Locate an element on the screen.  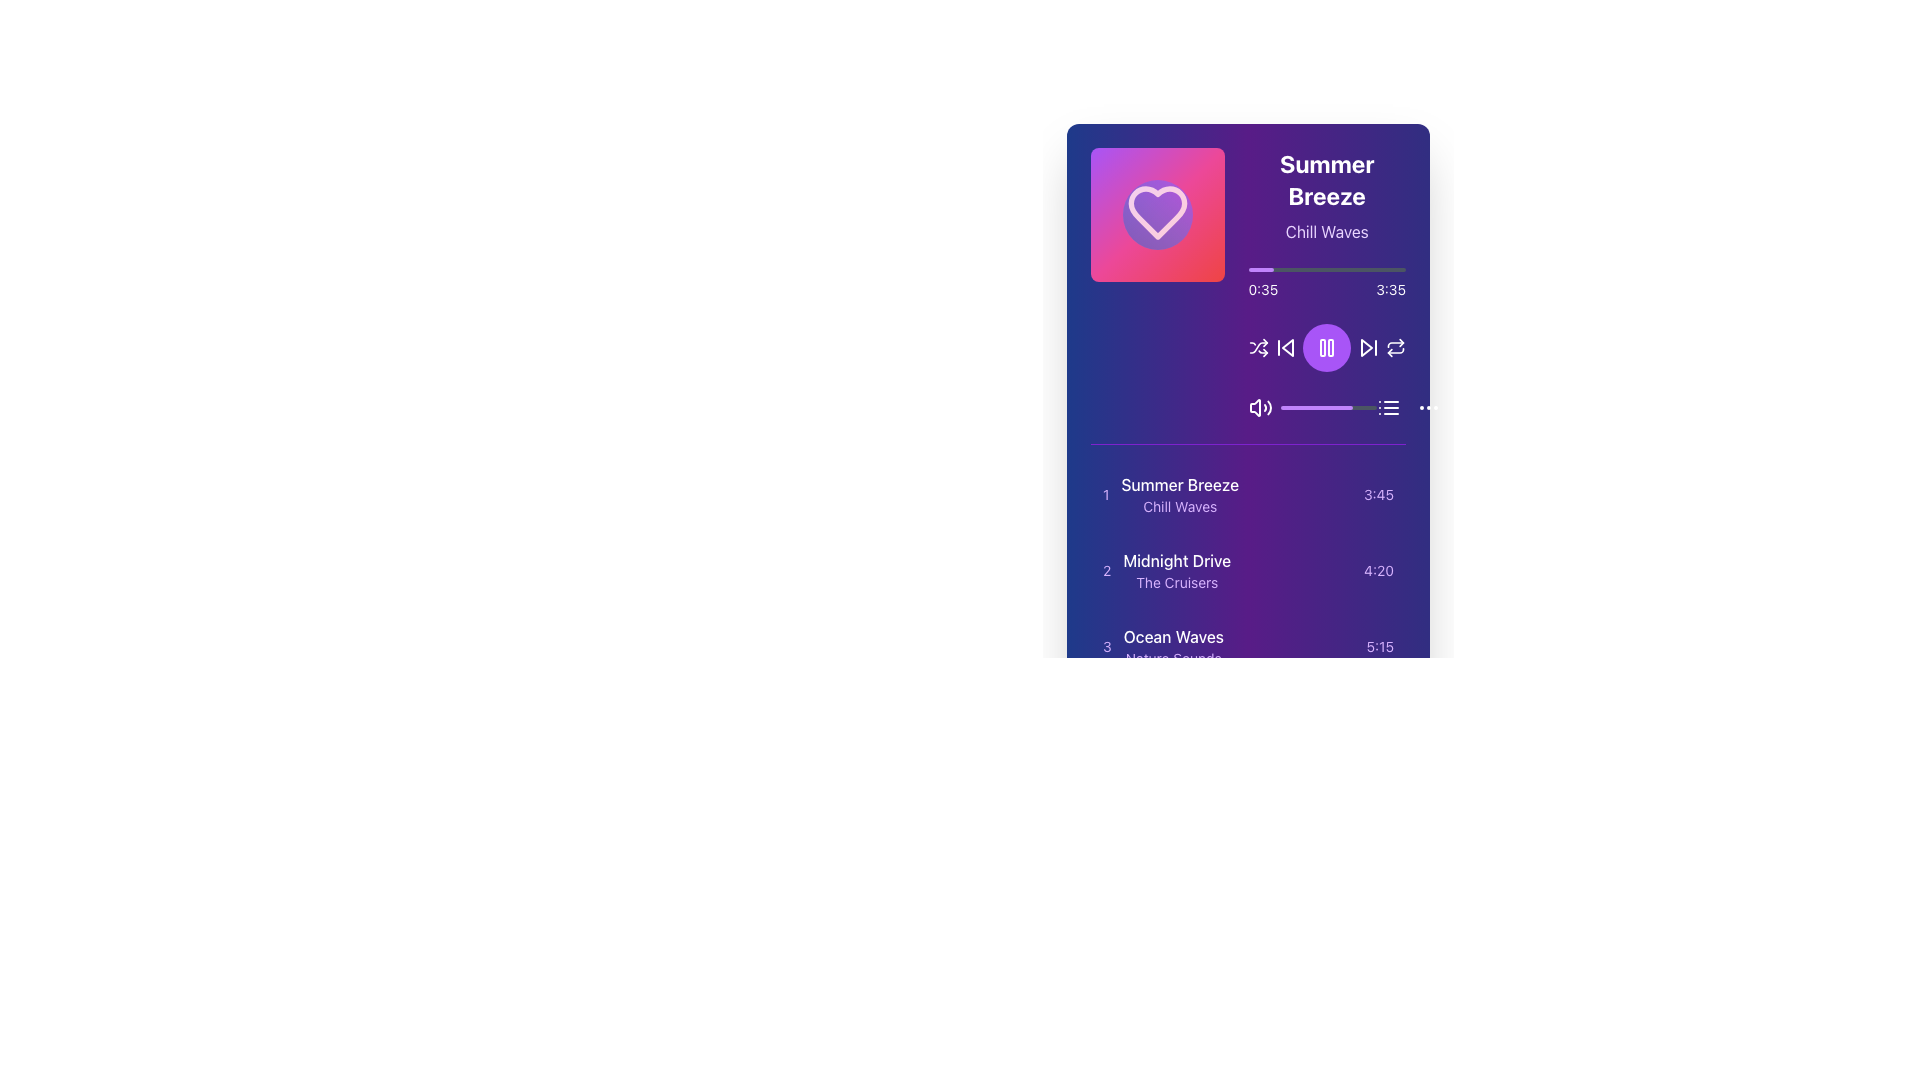
the first list item titled 'Summer Breeze' with the subtitle 'Chill Waves' is located at coordinates (1171, 494).